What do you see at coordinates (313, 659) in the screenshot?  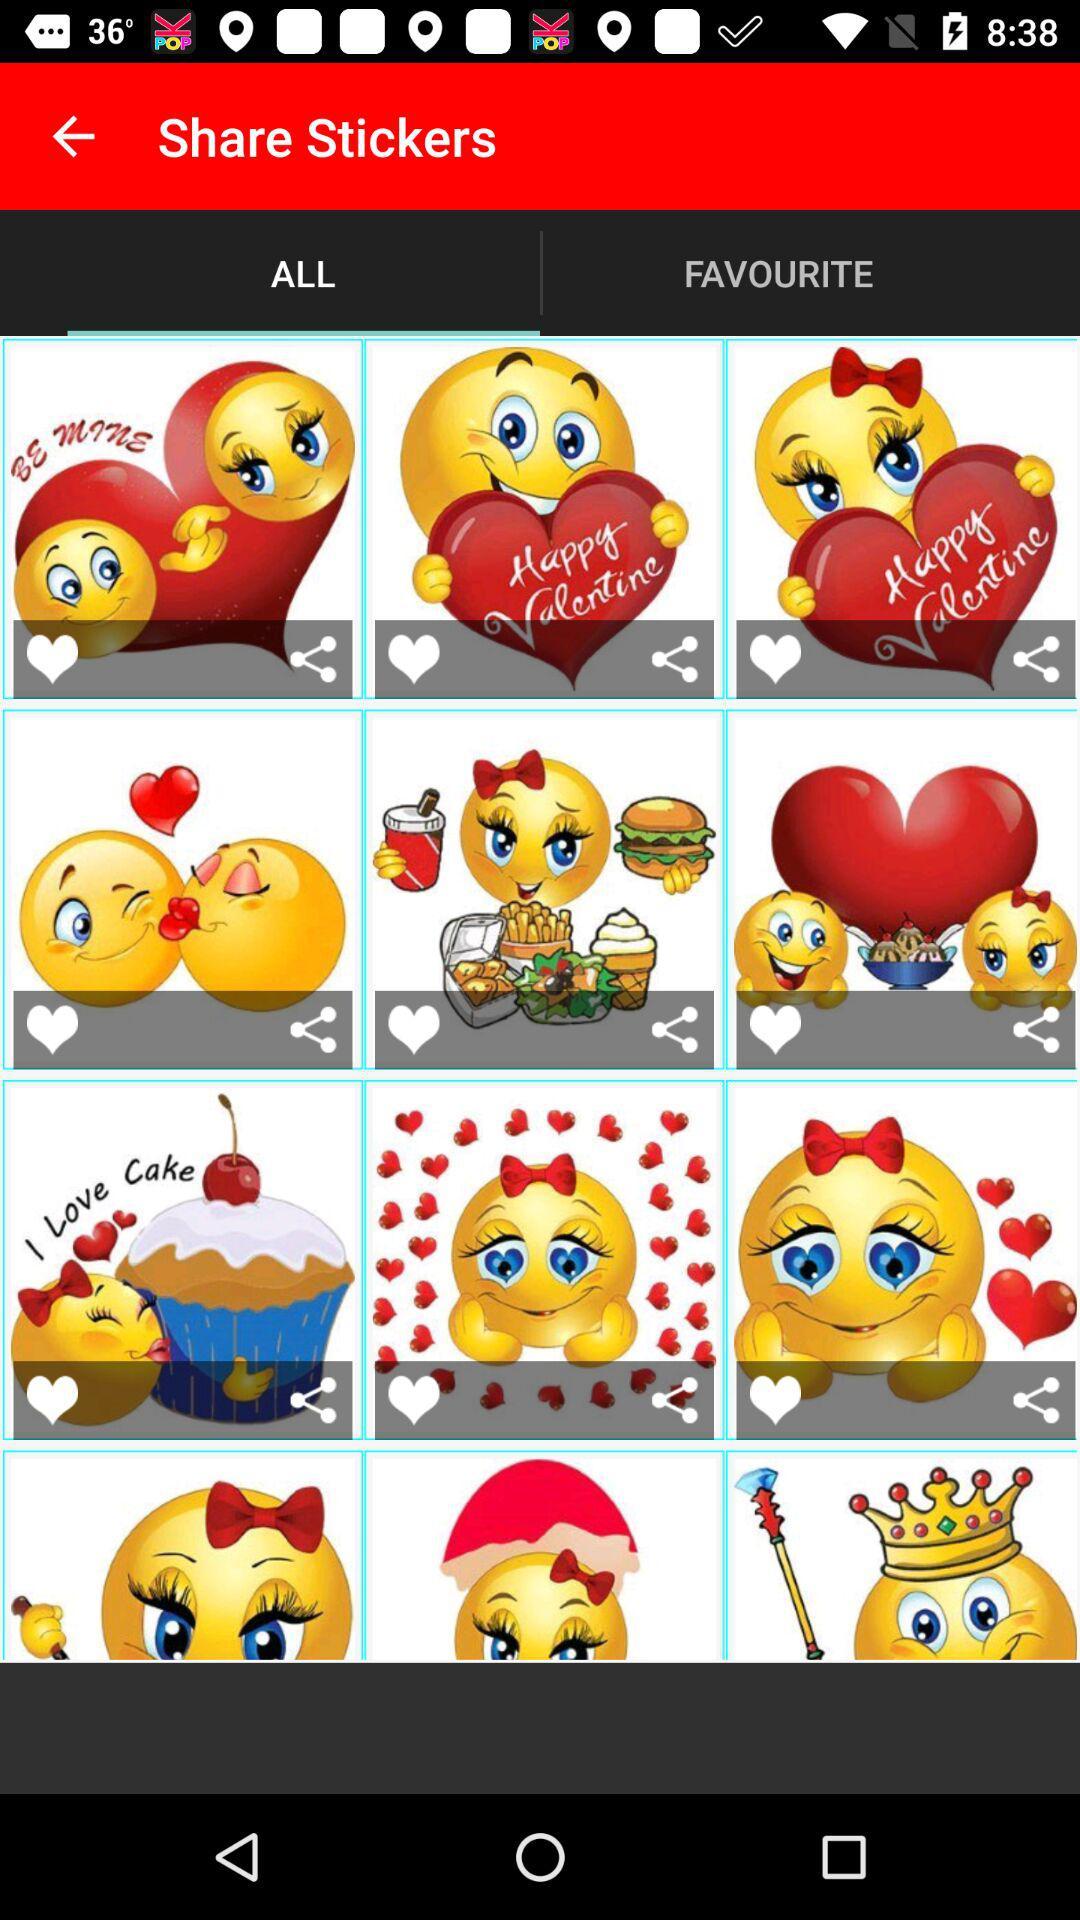 I see `share the sticker` at bounding box center [313, 659].